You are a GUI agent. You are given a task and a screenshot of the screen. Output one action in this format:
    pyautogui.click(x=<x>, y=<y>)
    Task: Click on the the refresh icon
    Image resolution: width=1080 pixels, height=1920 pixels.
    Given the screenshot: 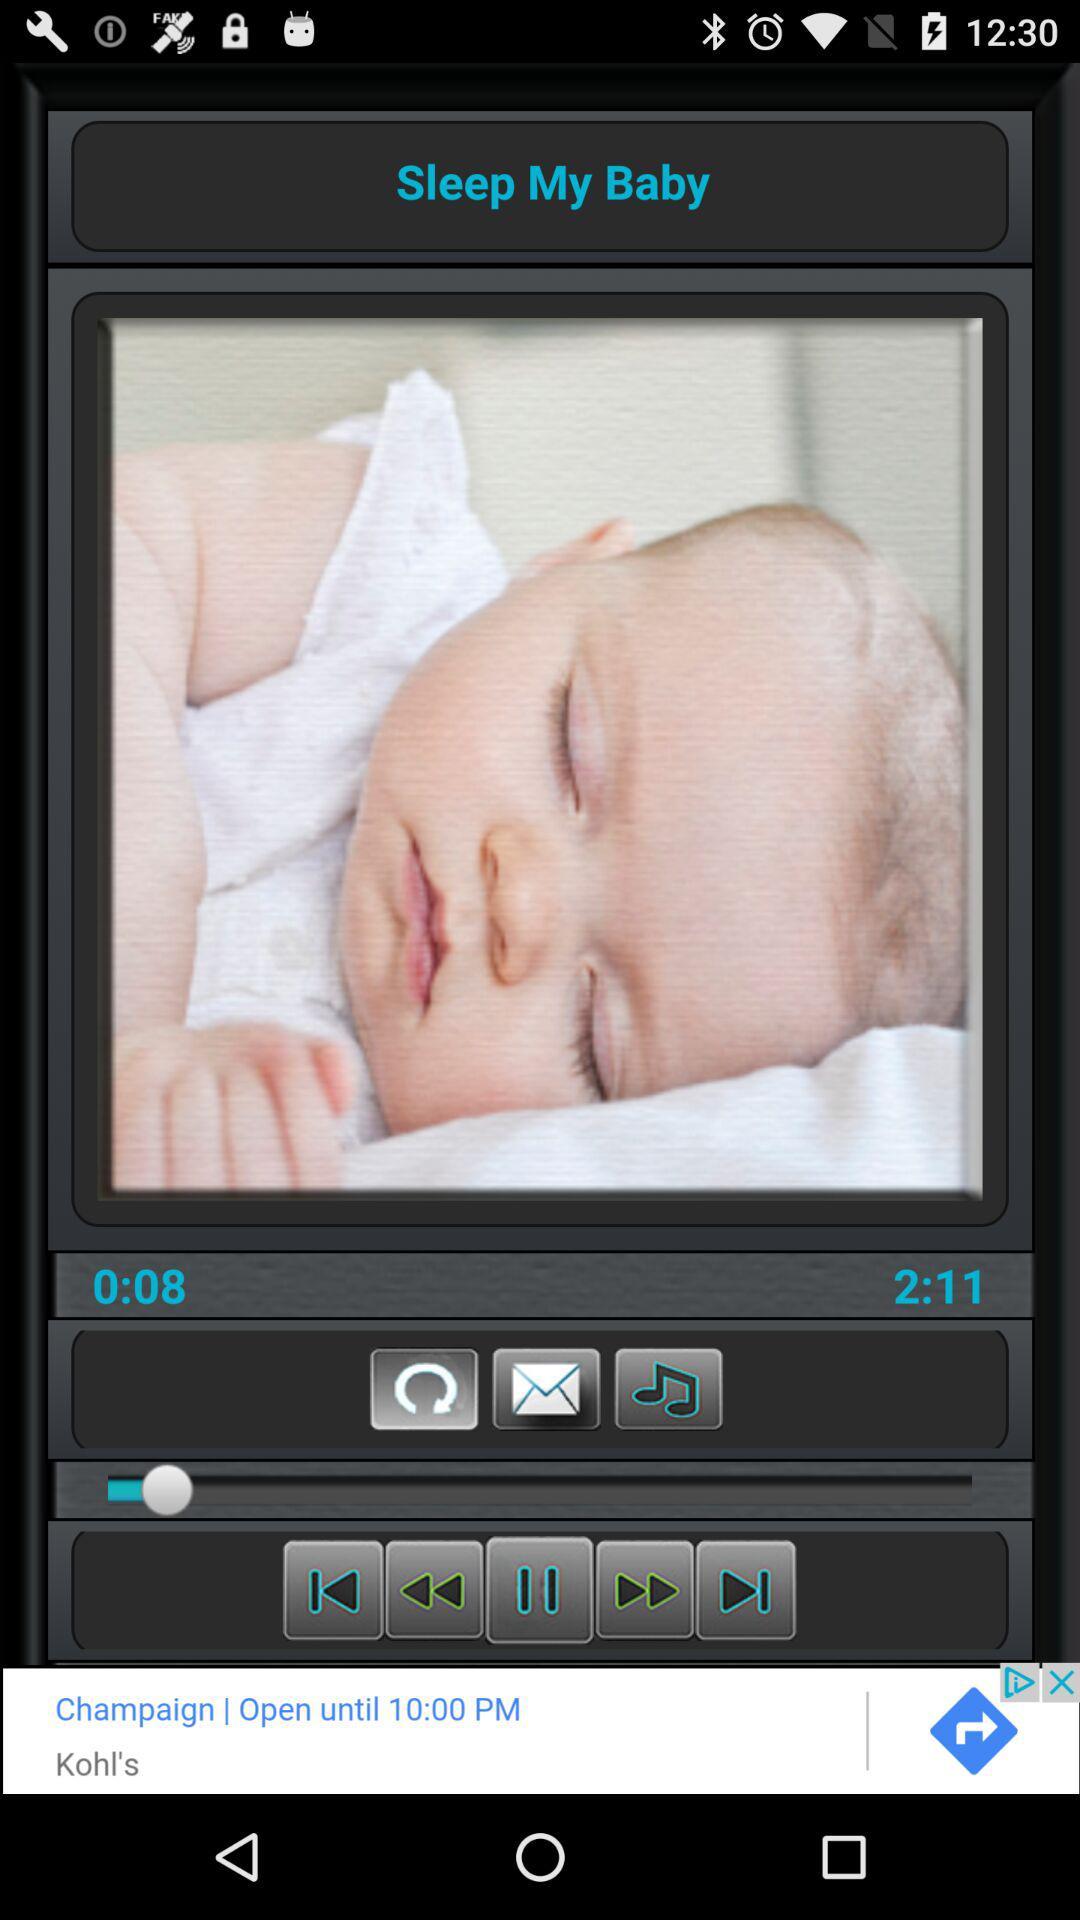 What is the action you would take?
    pyautogui.click(x=423, y=1486)
    